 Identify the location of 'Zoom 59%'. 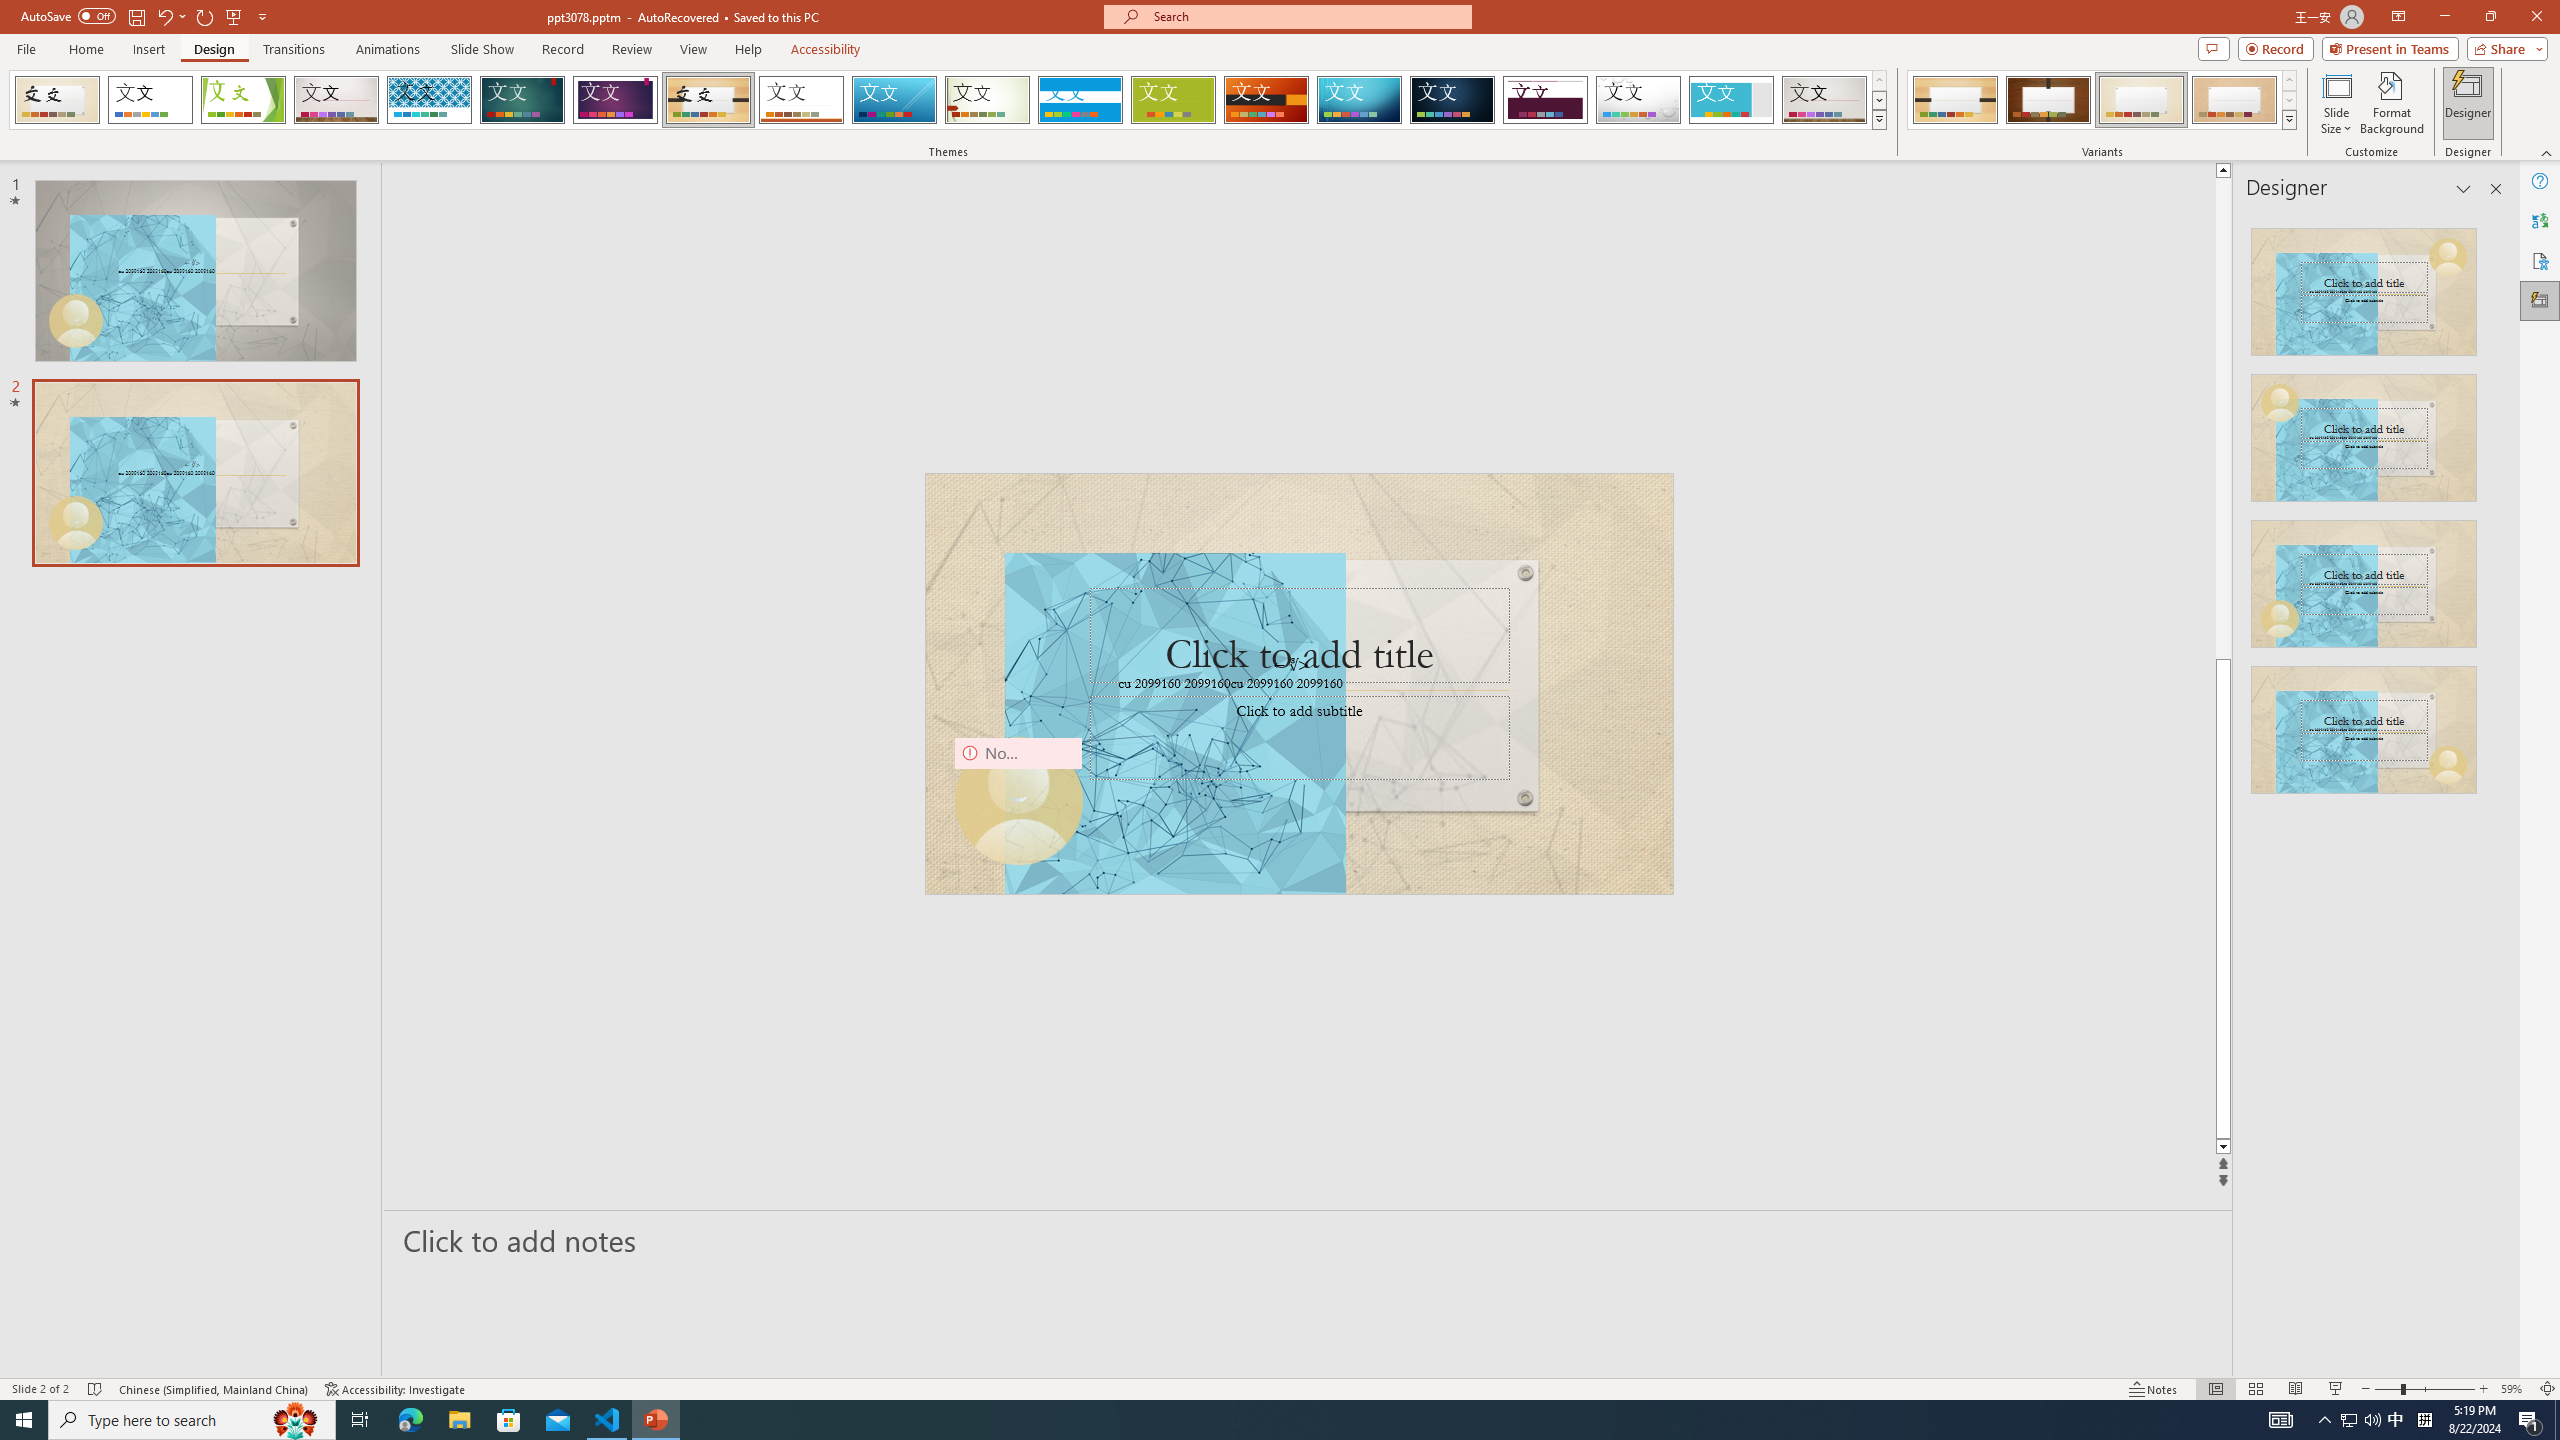
(2515, 1389).